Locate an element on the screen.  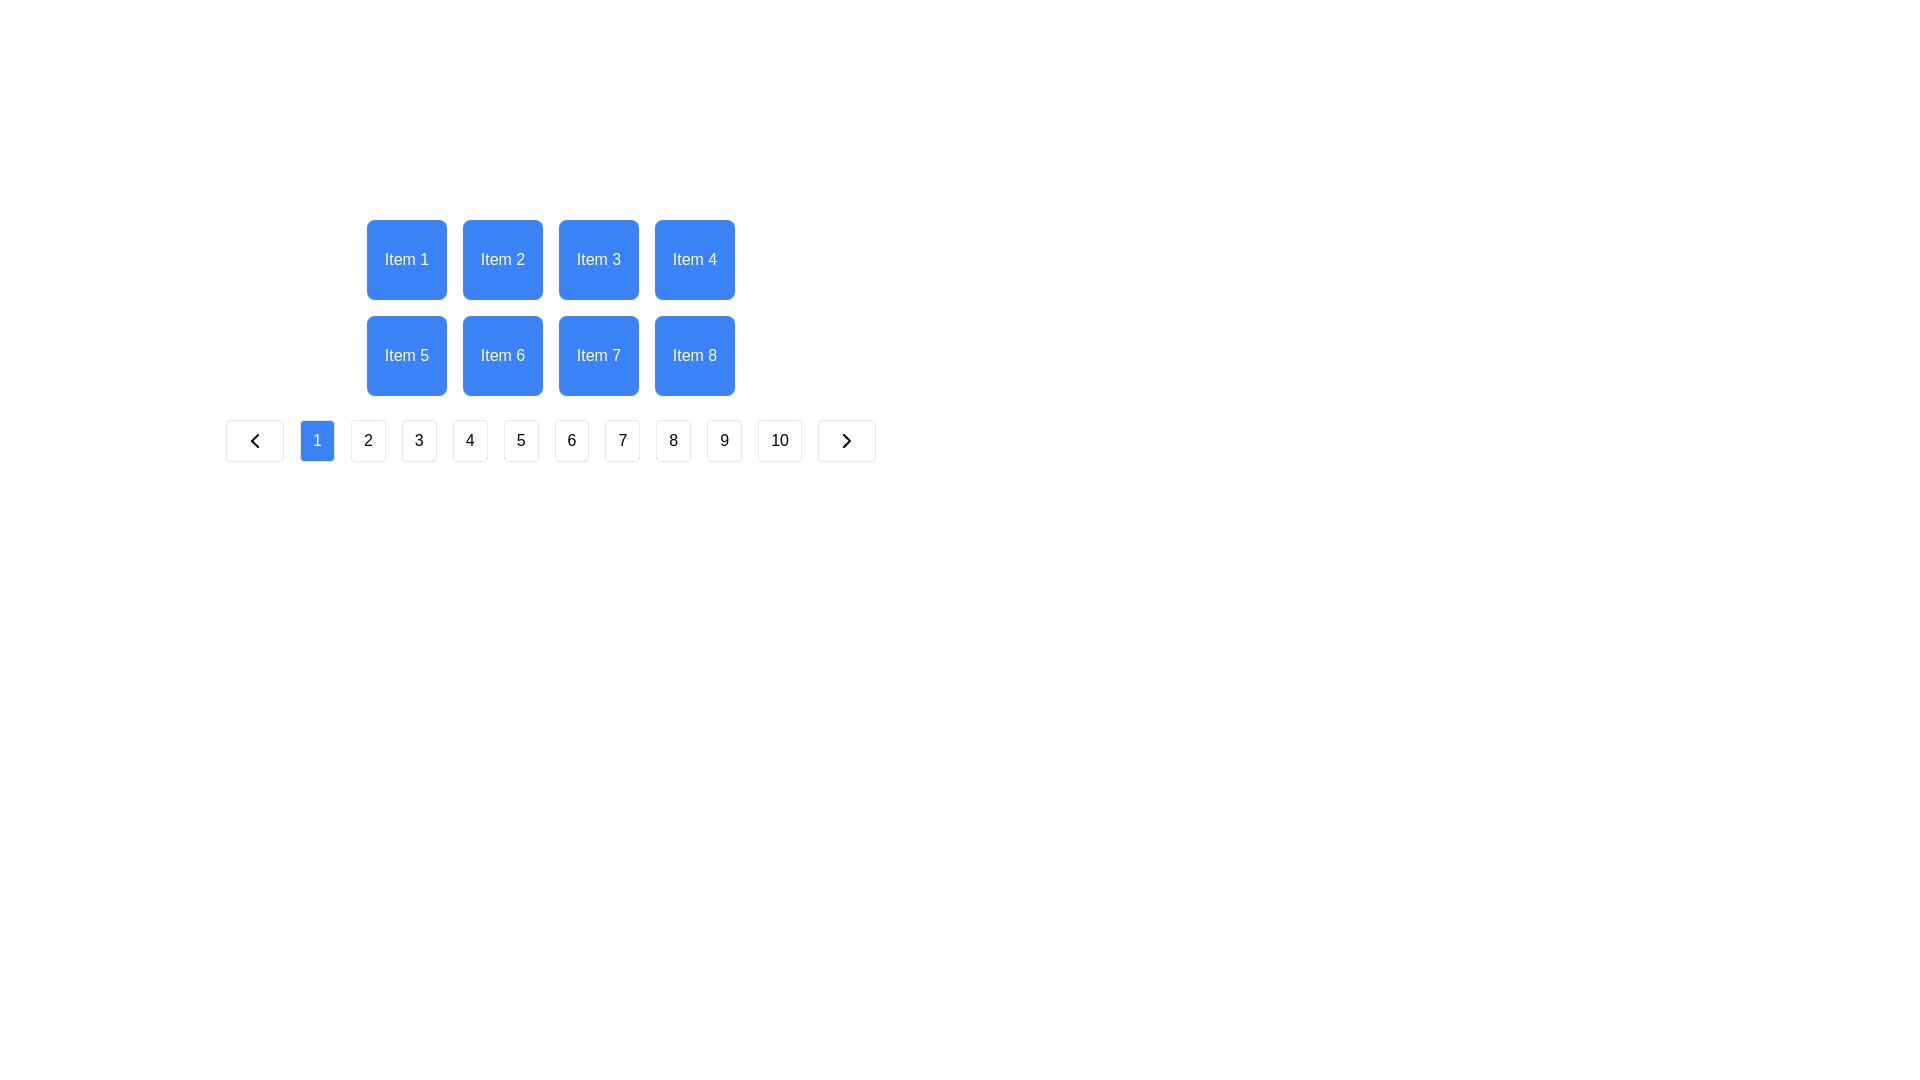
the blue square with rounded corners that contains the text 'Item 3', which is the third item in the first row of a grid layout is located at coordinates (598, 258).